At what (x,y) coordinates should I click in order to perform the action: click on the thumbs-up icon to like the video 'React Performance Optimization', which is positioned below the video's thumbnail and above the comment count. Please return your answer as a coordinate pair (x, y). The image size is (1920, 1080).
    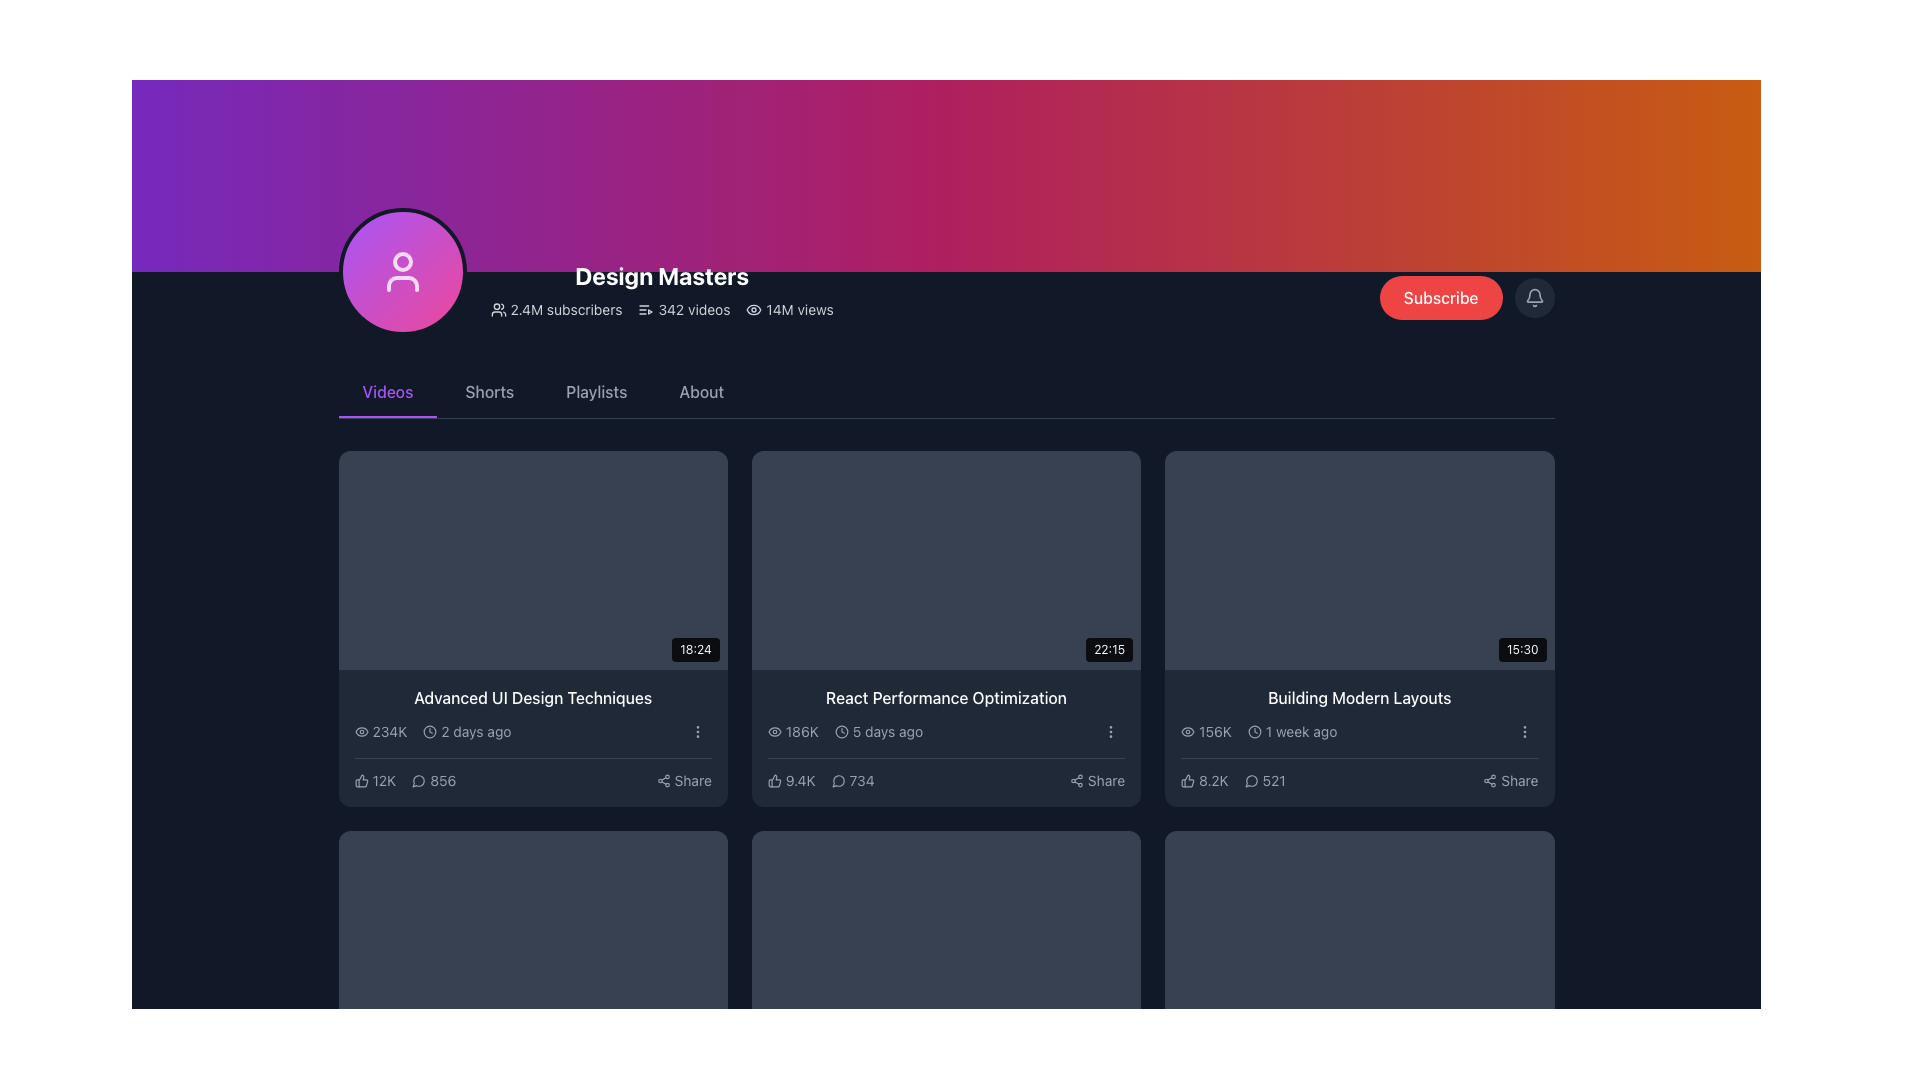
    Looking at the image, I should click on (773, 779).